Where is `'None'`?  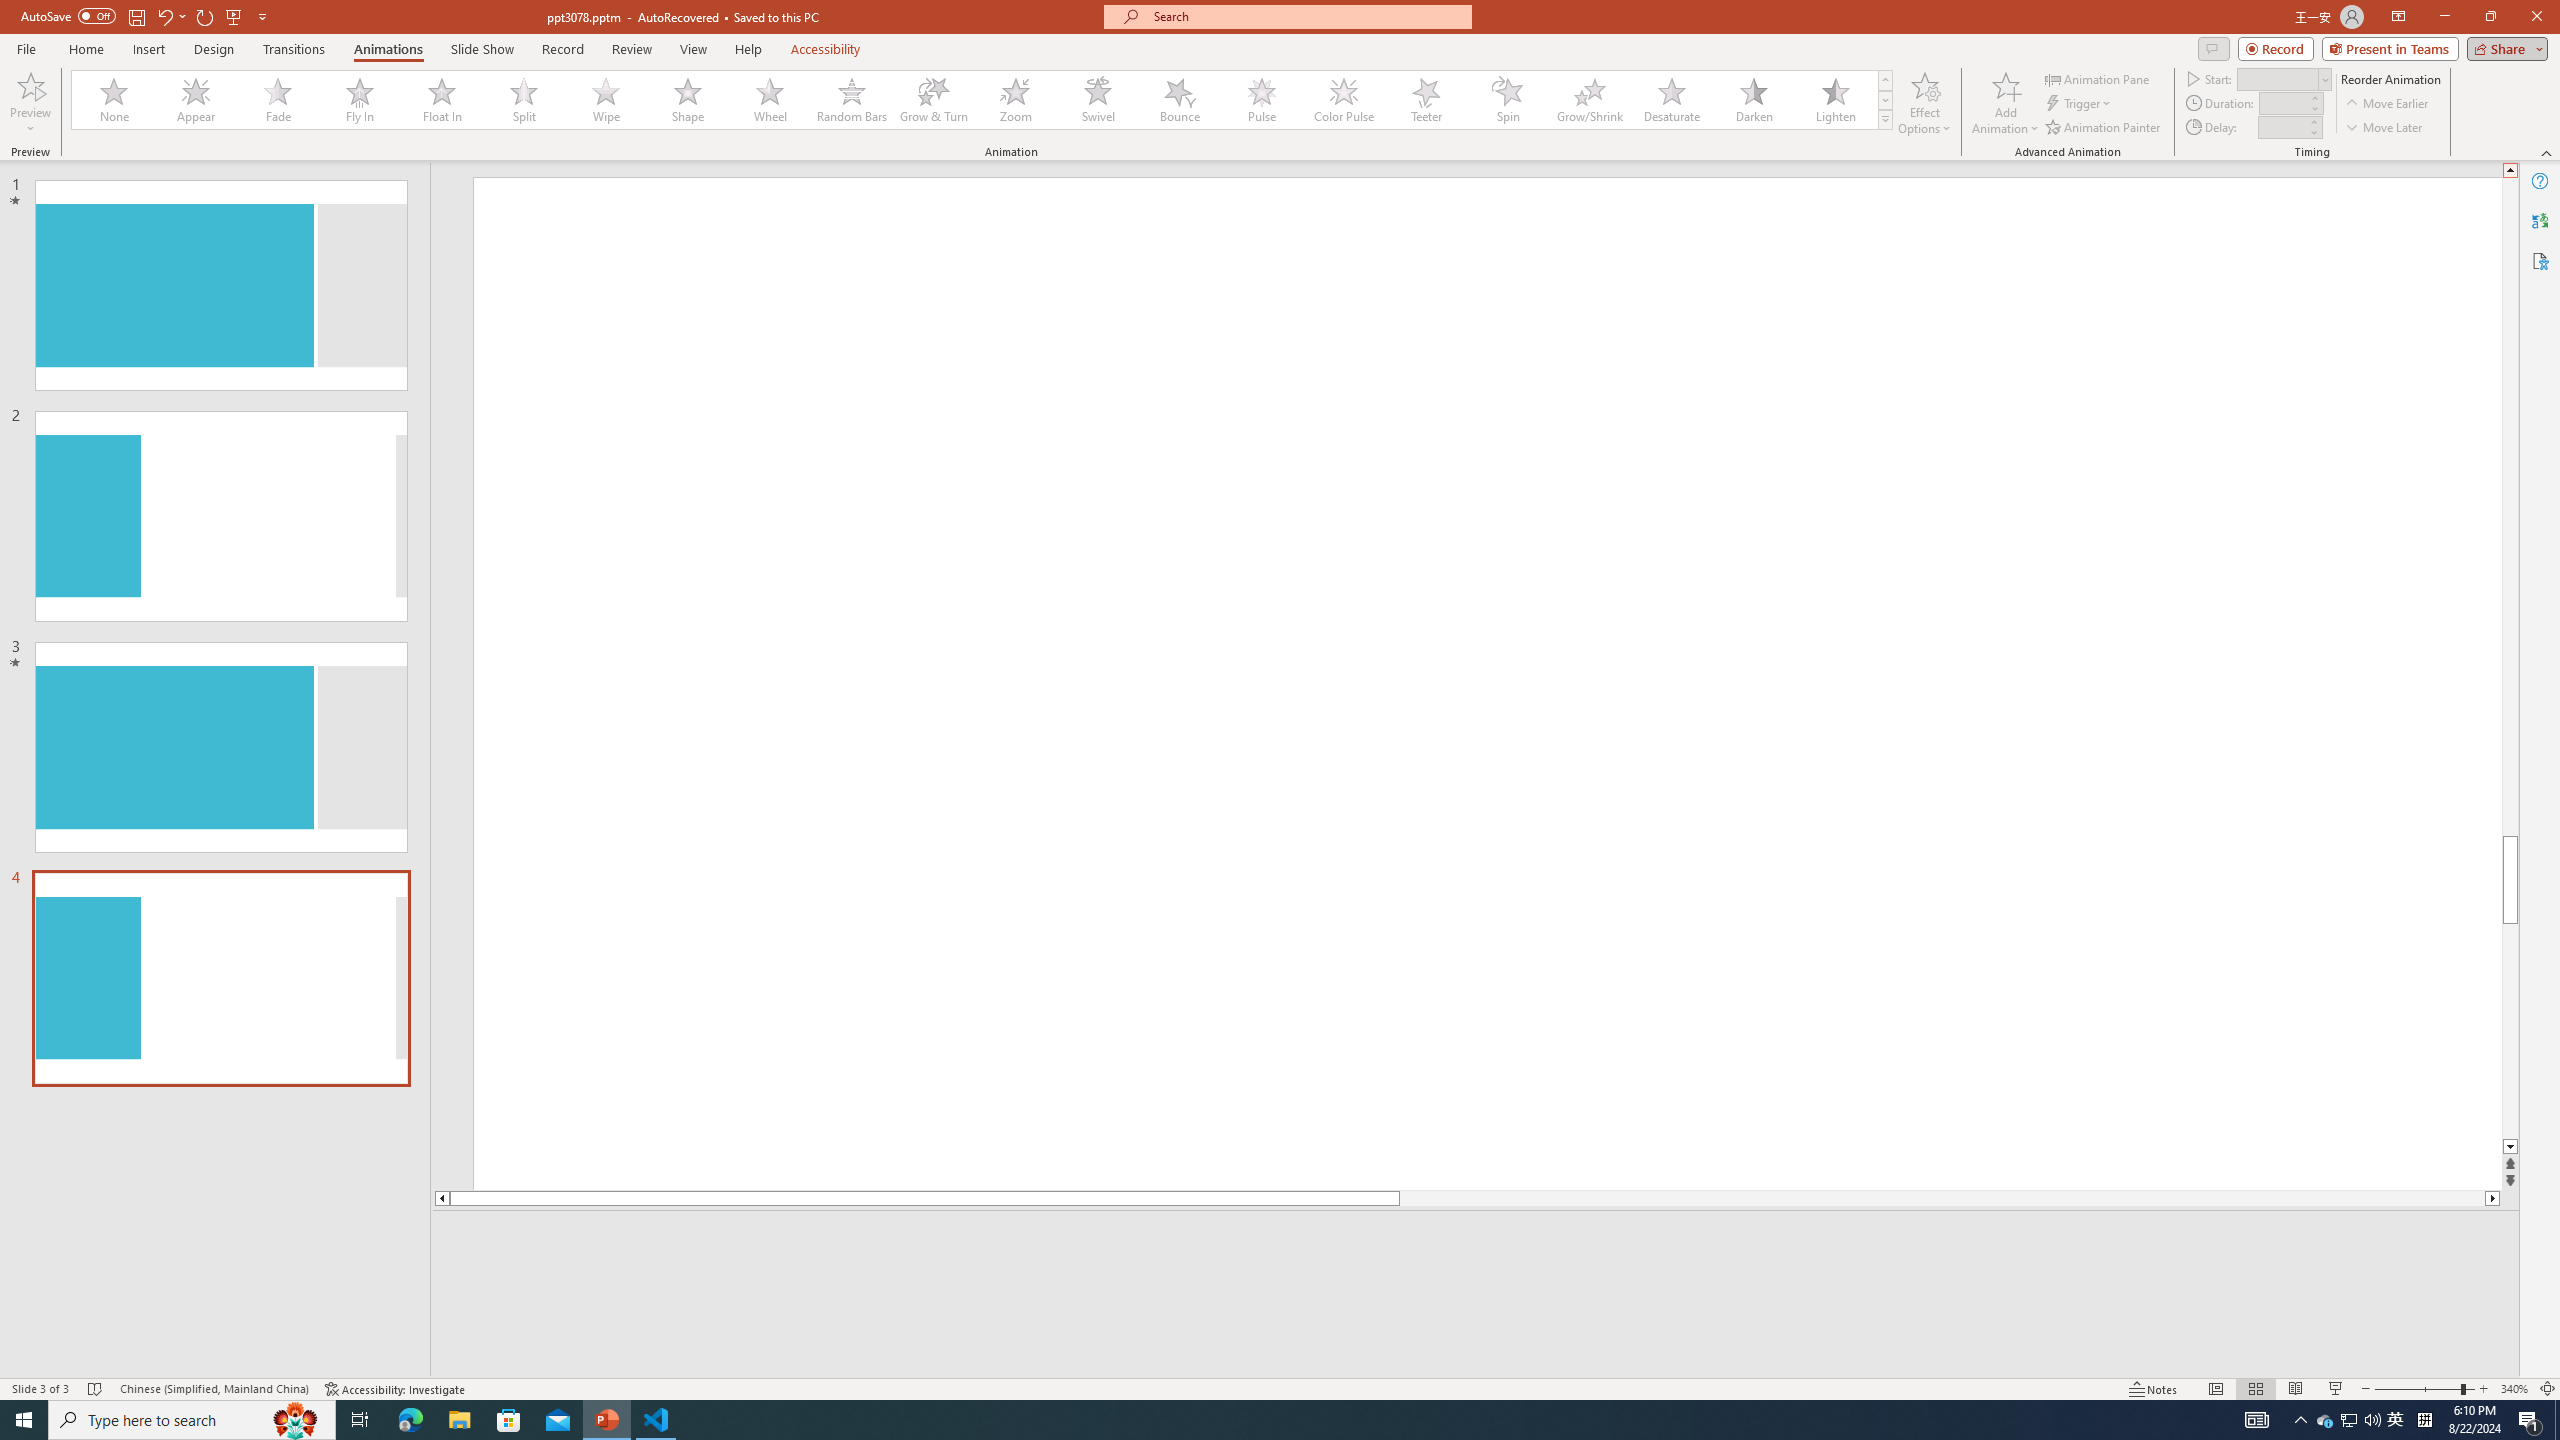 'None' is located at coordinates (114, 99).